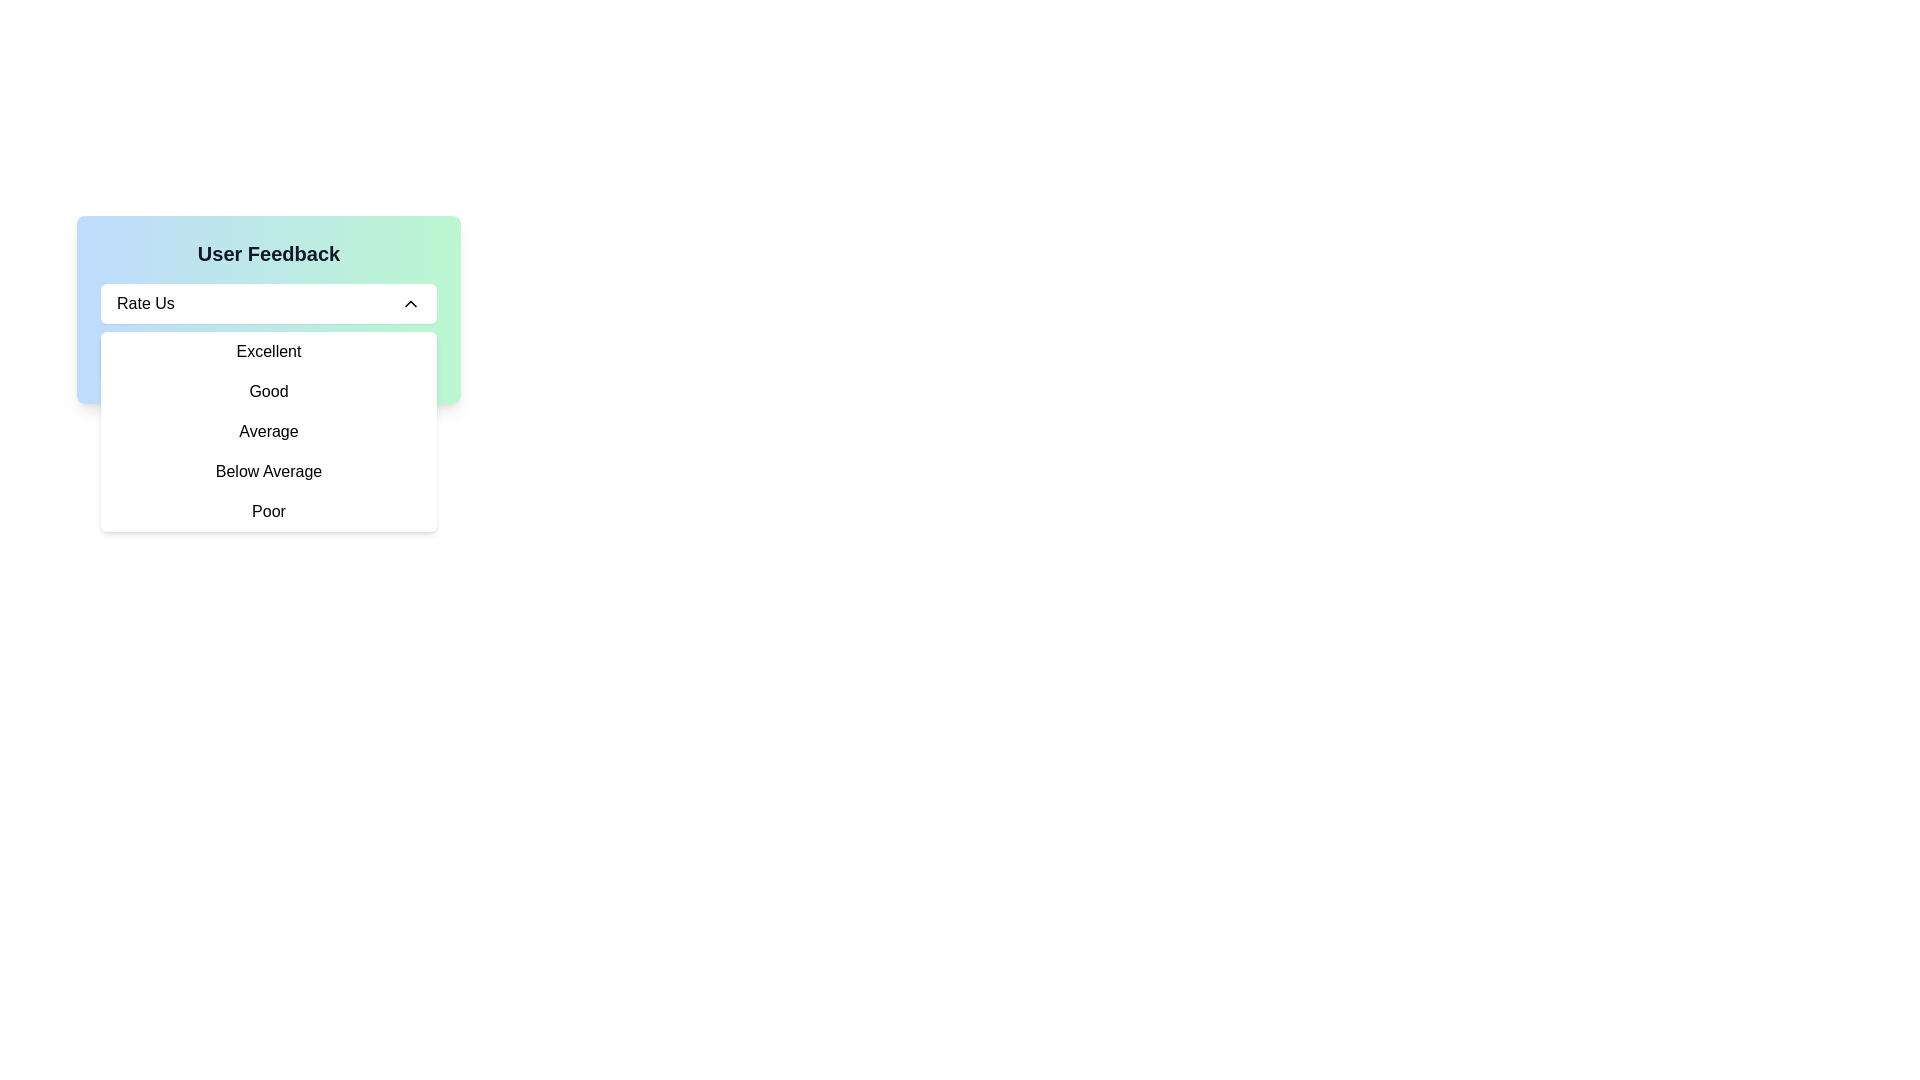 Image resolution: width=1920 pixels, height=1080 pixels. What do you see at coordinates (410, 304) in the screenshot?
I see `the icon indicating the collapsible state of the dropdown menu next to the 'Rate Us' text label` at bounding box center [410, 304].